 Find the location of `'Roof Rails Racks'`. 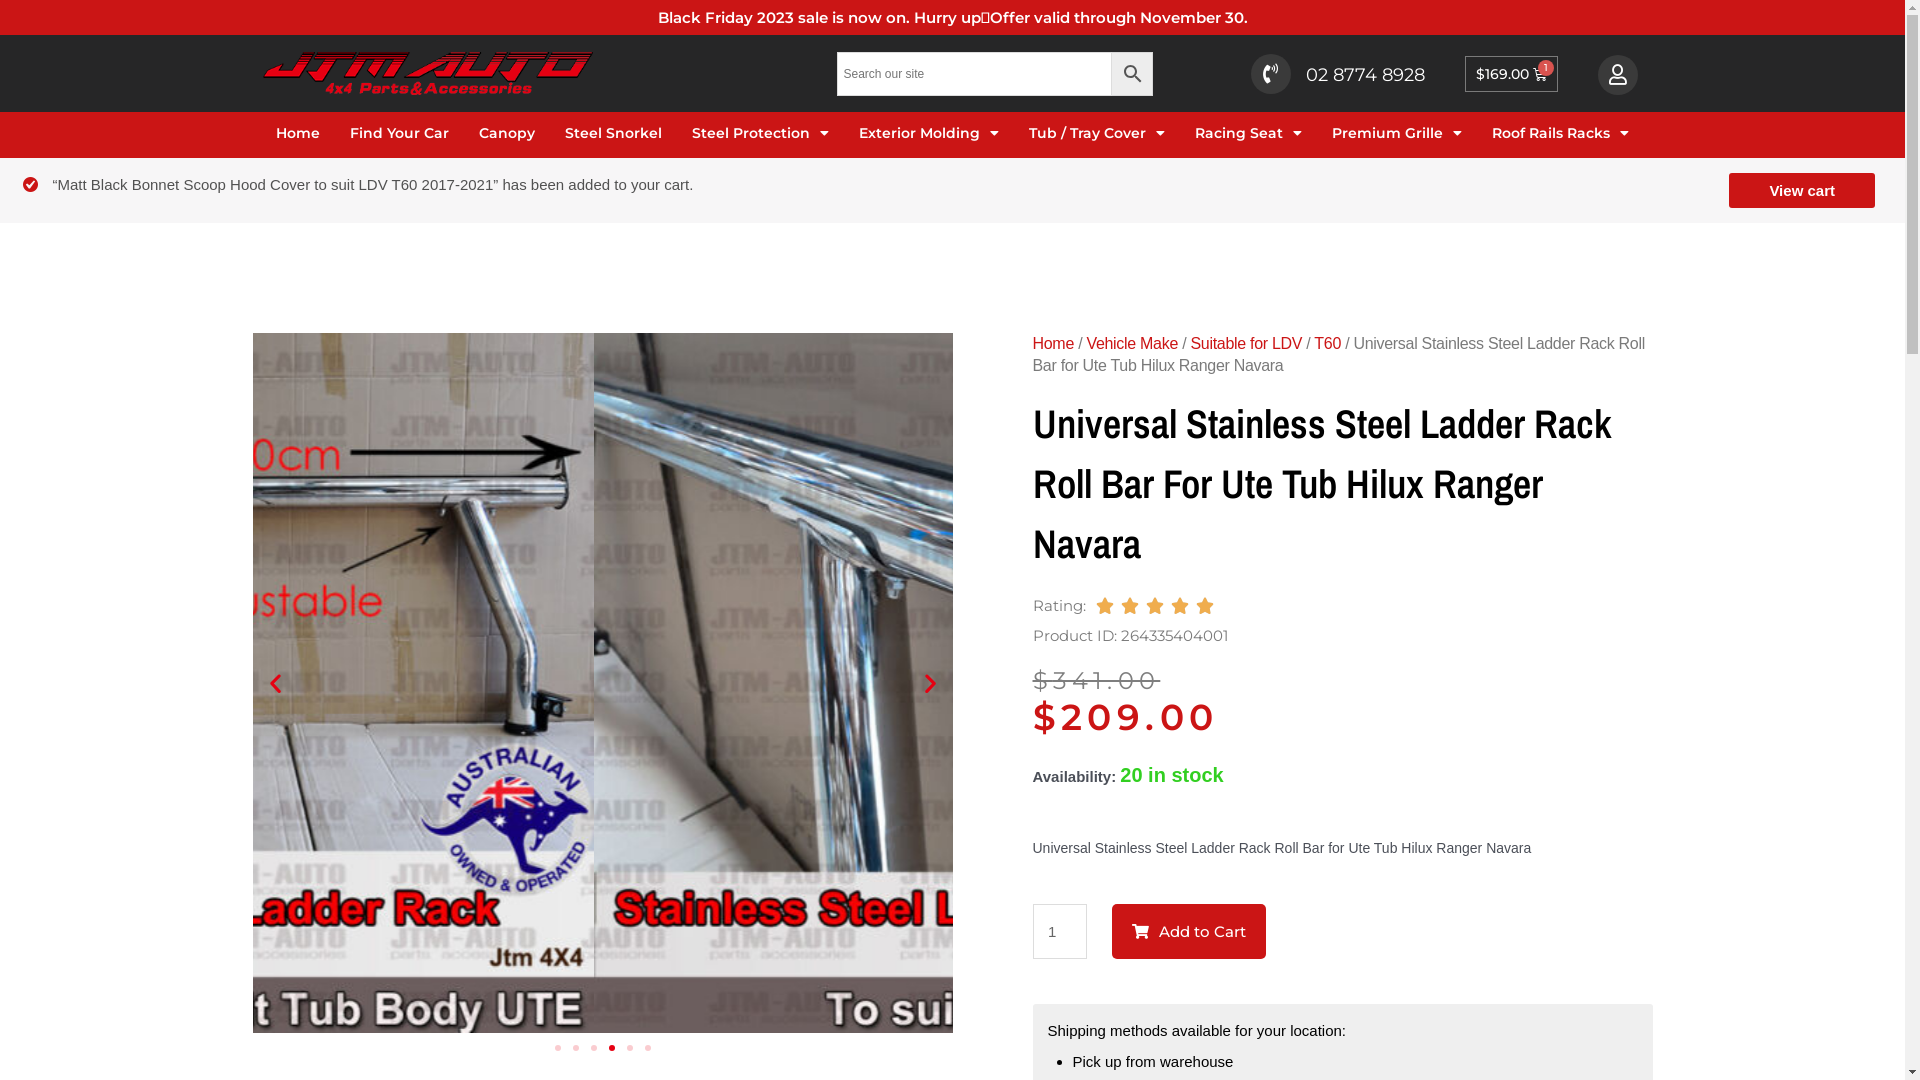

'Roof Rails Racks' is located at coordinates (1559, 133).